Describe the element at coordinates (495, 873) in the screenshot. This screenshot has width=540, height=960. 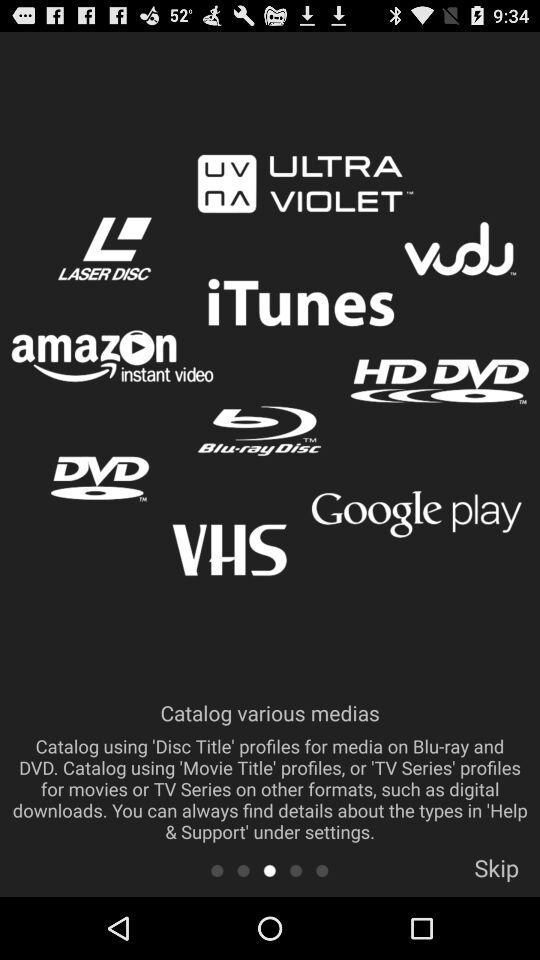
I see `the item at the bottom right corner` at that location.